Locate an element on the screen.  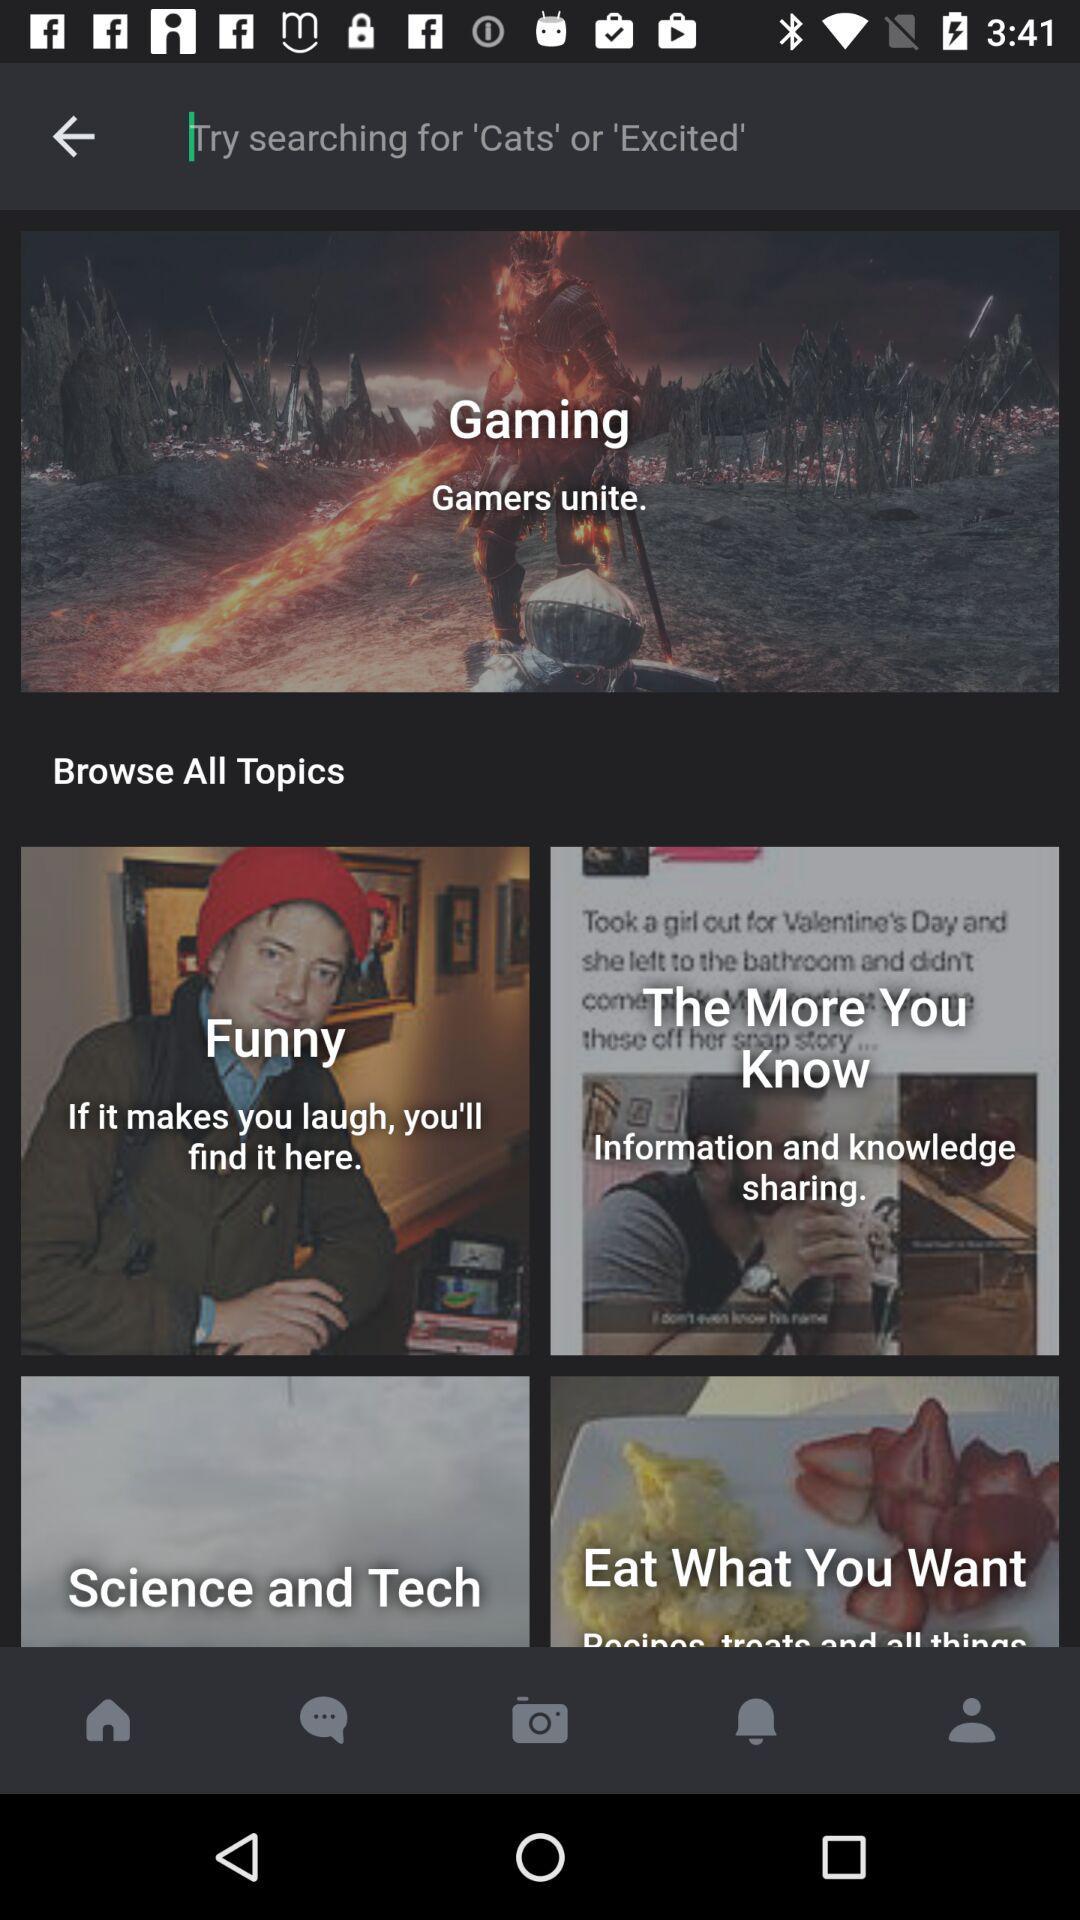
go home is located at coordinates (108, 1719).